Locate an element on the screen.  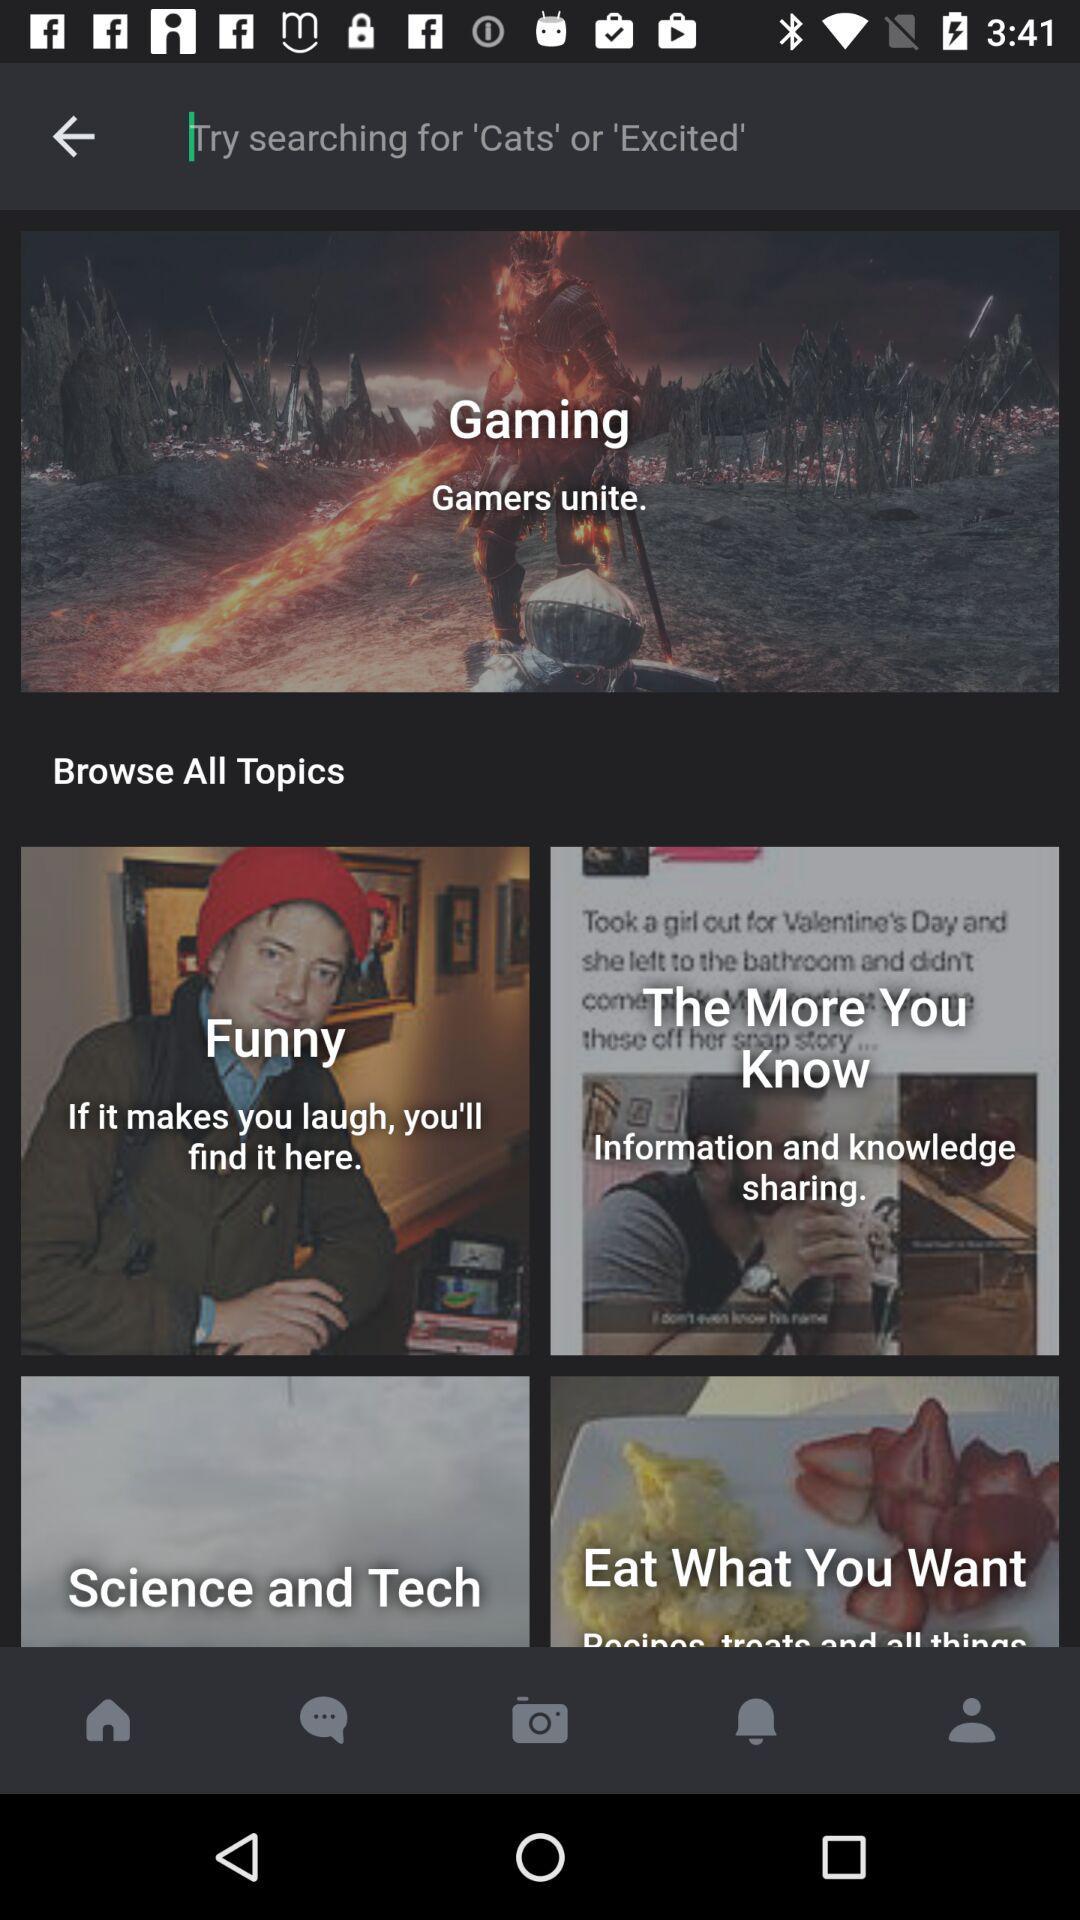
go home is located at coordinates (108, 1719).